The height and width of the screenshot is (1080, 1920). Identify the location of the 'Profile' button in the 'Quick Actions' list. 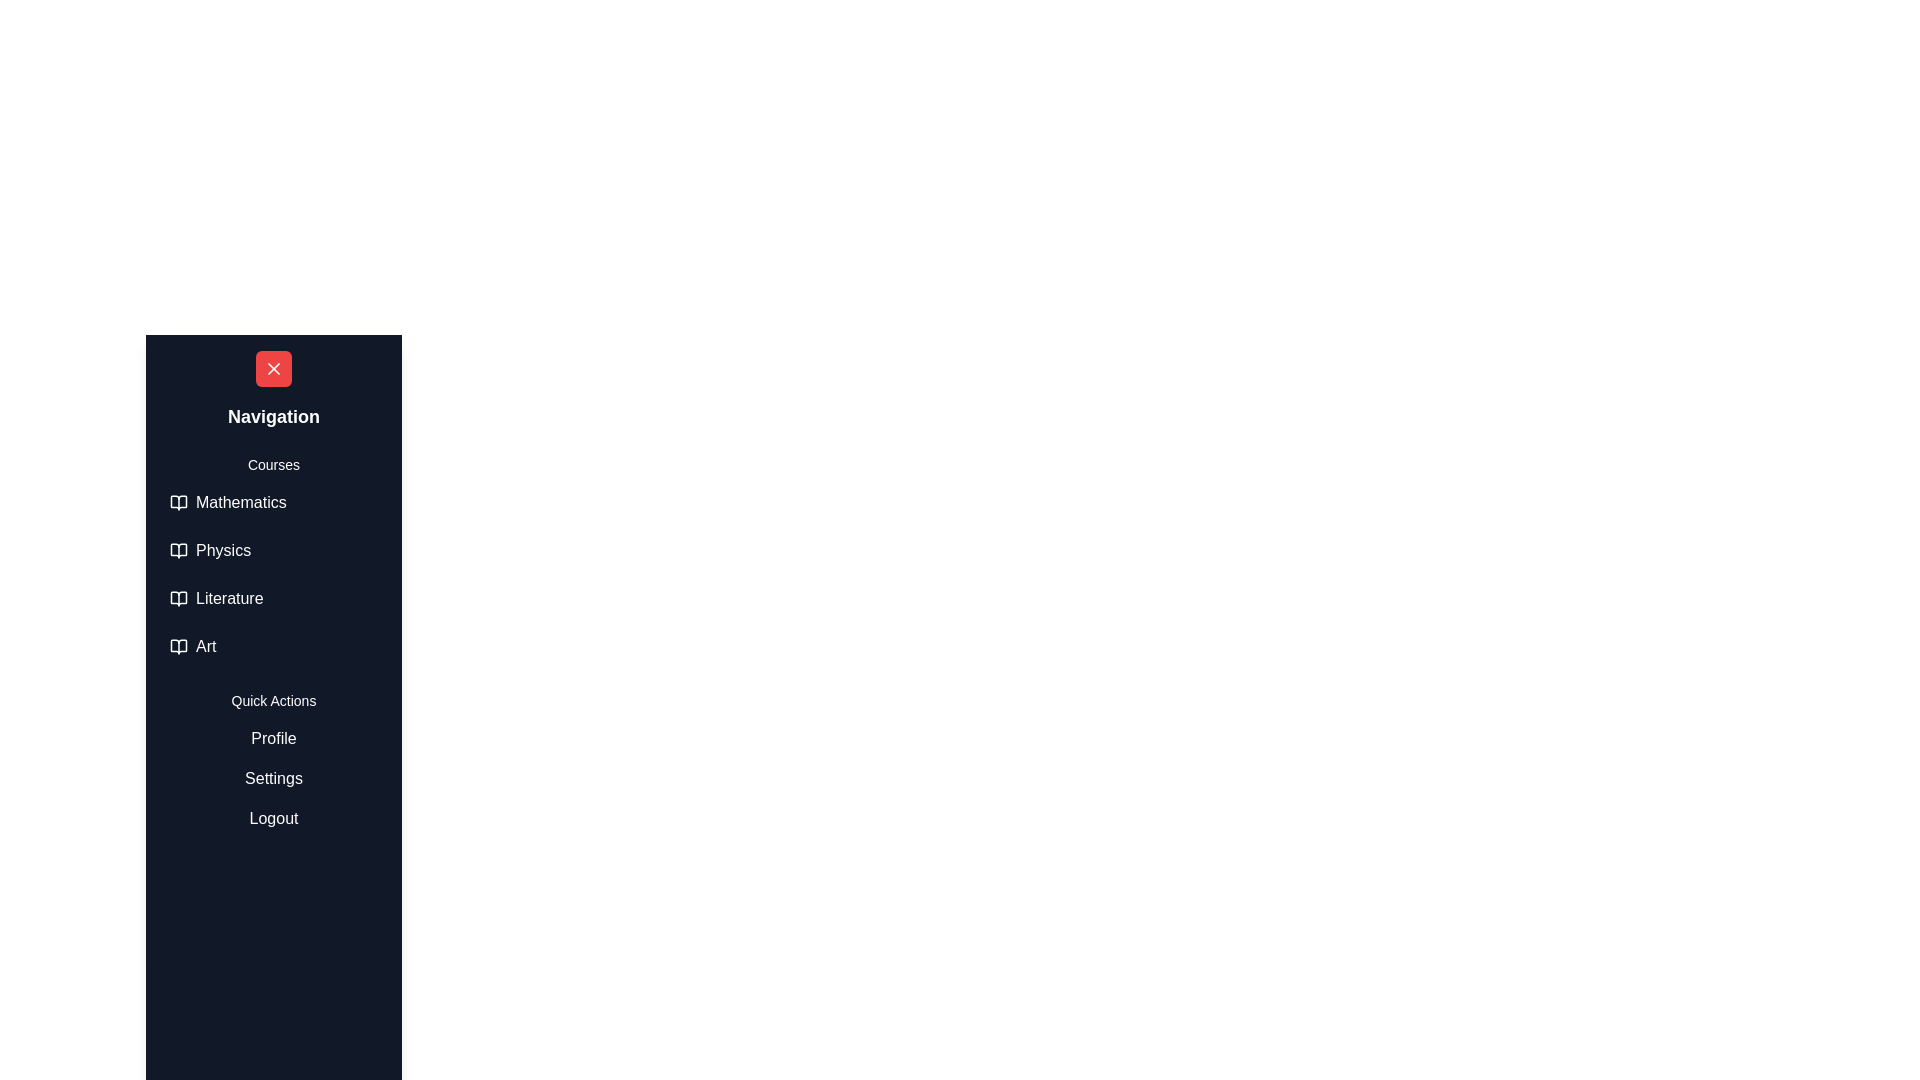
(272, 739).